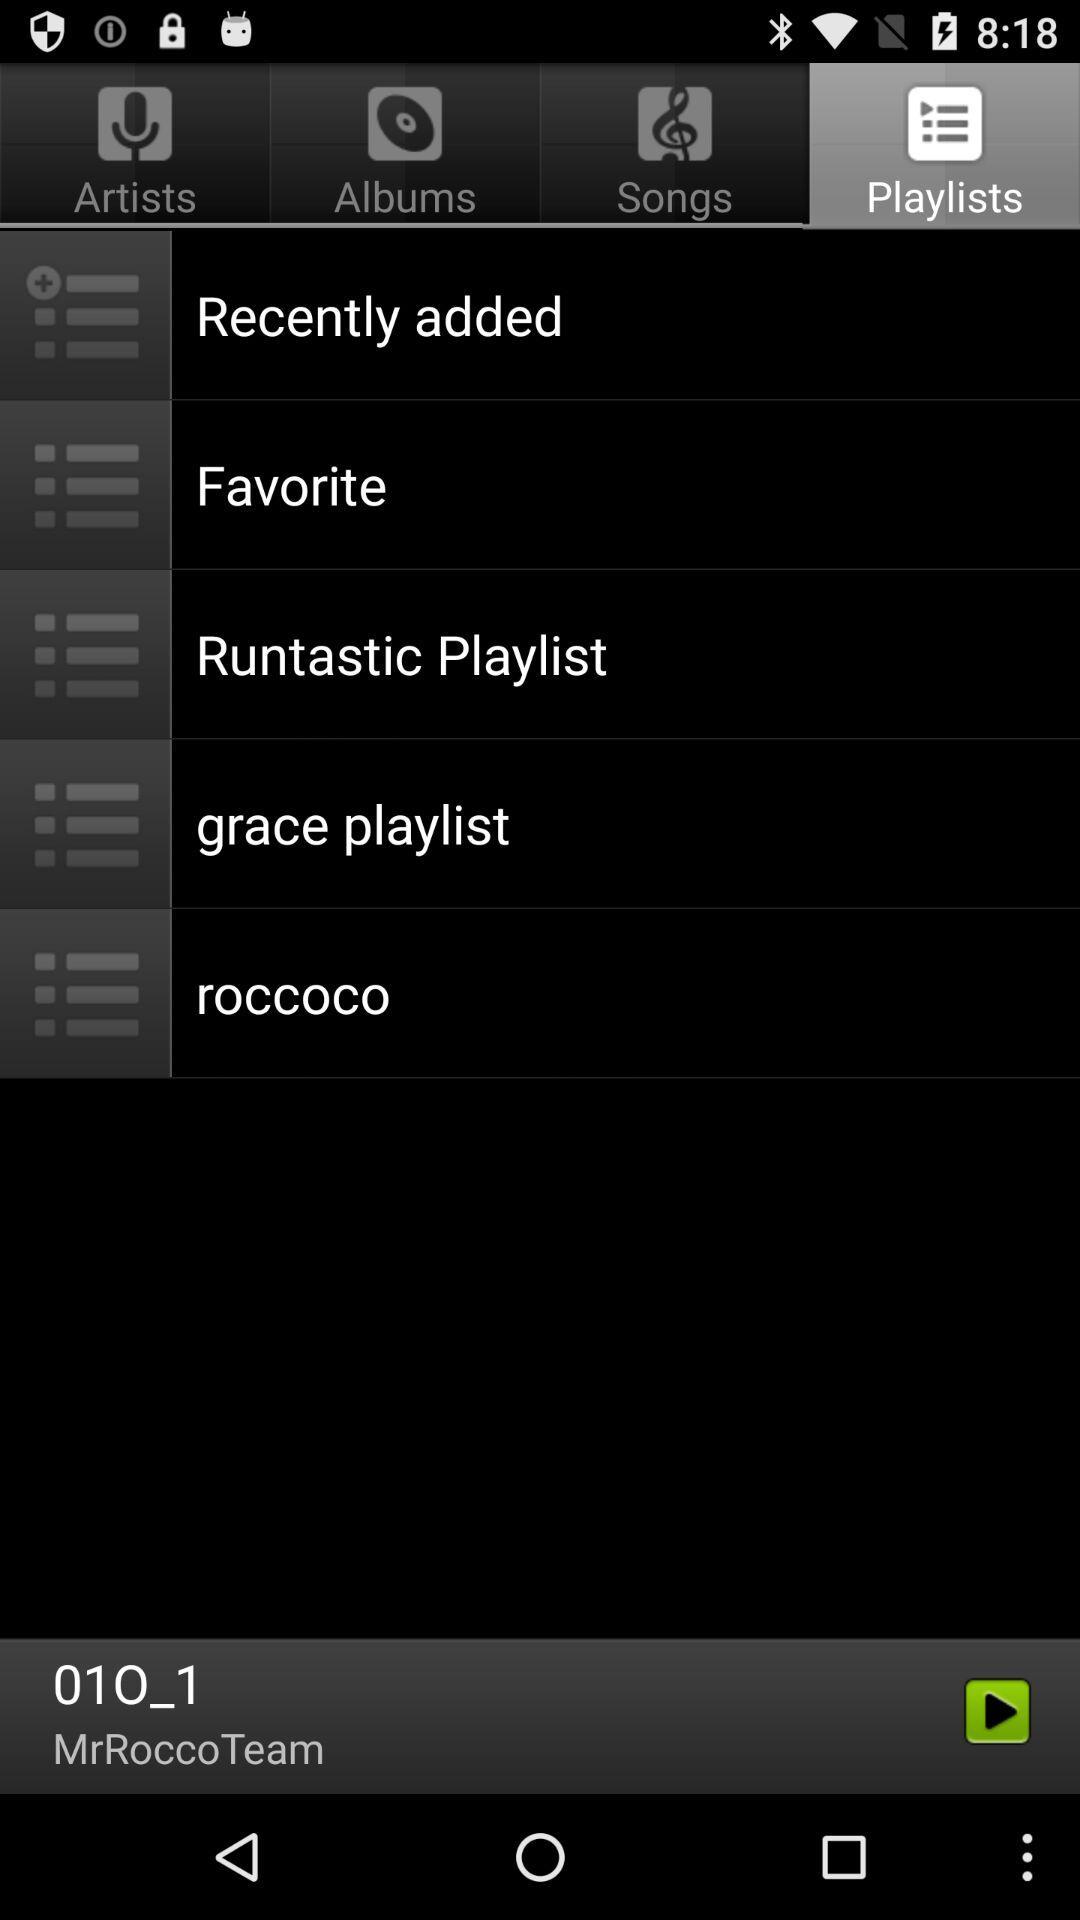  Describe the element at coordinates (941, 146) in the screenshot. I see `app above recently added icon` at that location.